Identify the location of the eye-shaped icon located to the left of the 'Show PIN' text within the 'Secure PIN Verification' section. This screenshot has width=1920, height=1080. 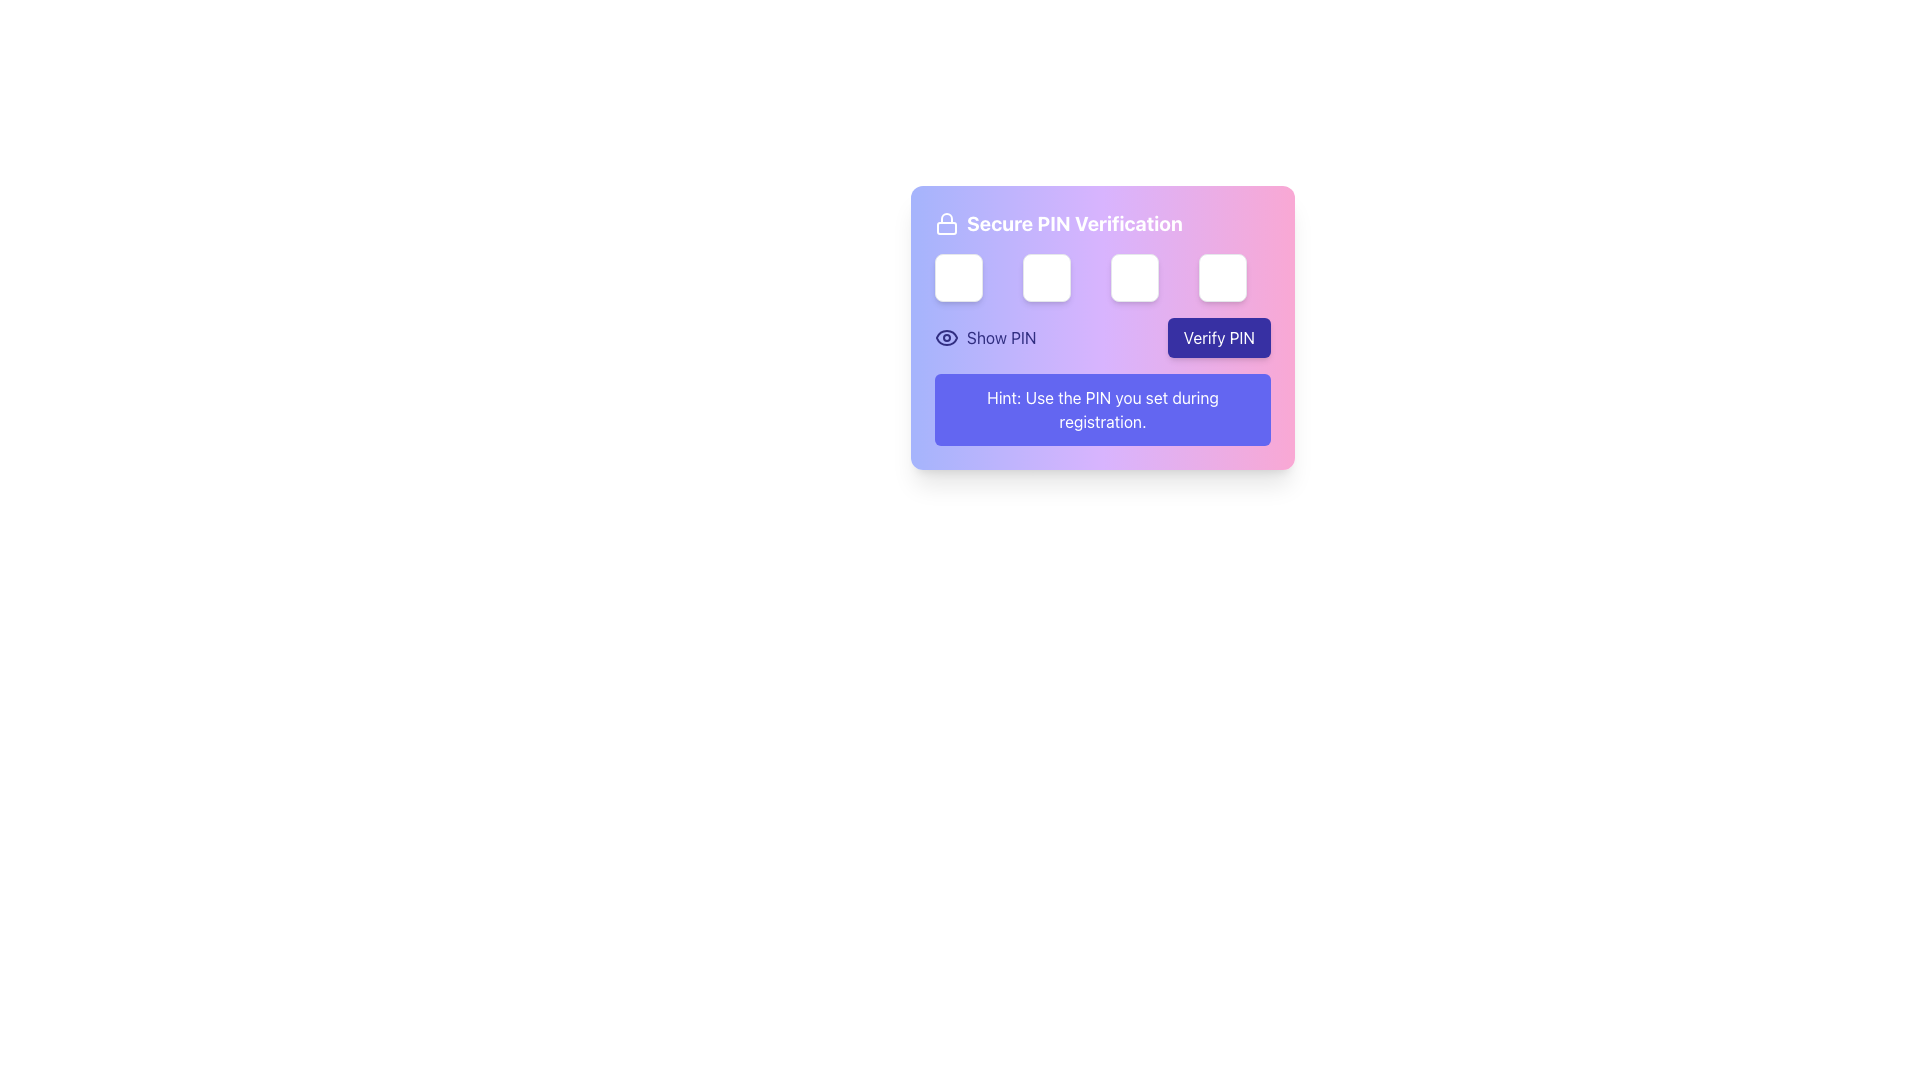
(945, 337).